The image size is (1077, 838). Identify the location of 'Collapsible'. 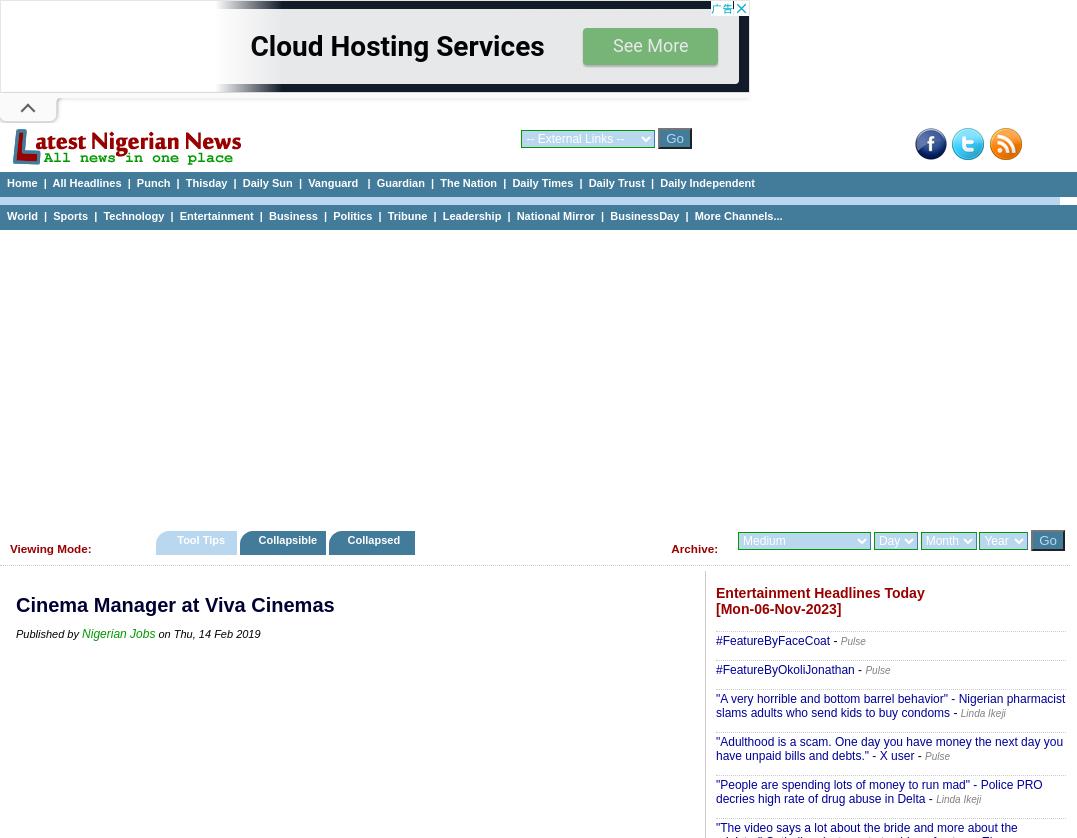
(286, 540).